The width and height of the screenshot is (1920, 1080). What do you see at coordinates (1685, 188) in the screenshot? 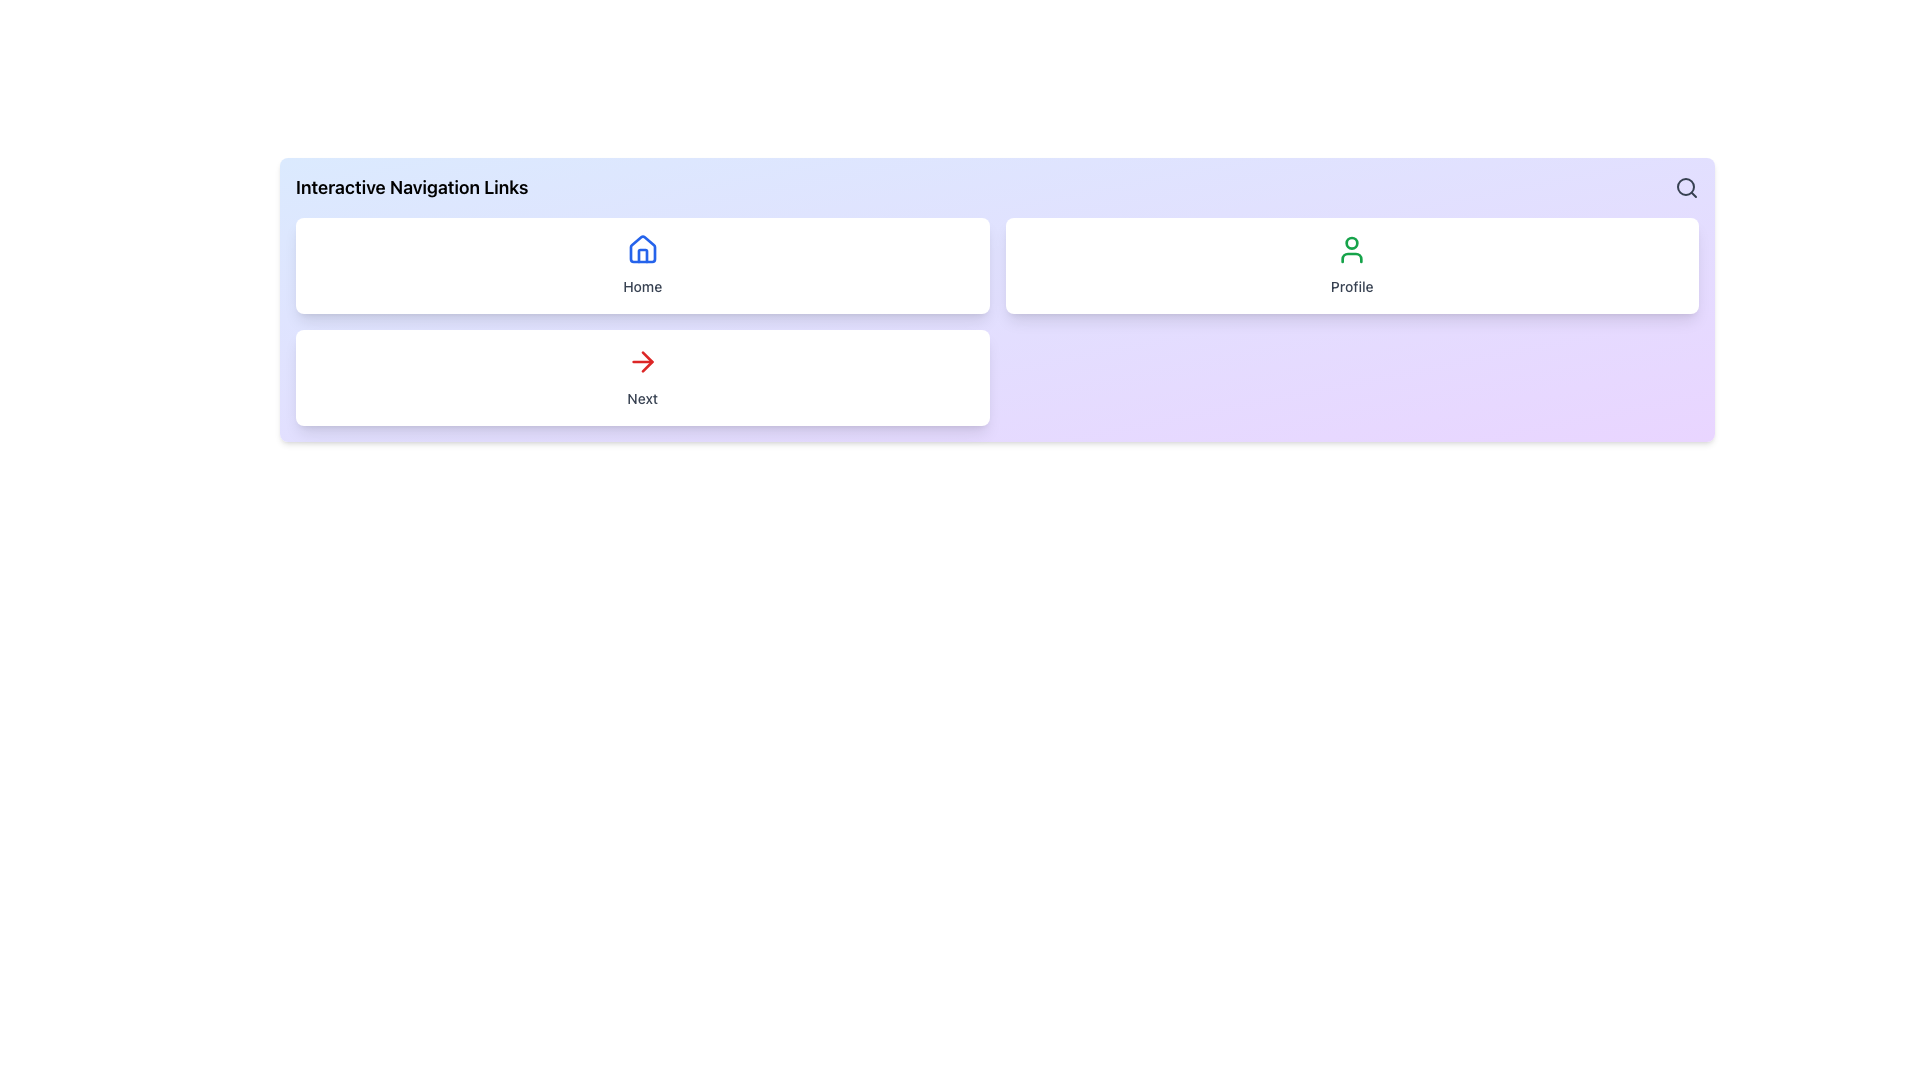
I see `the magnifying glass icon button located on the far-right edge of the 'Interactive Navigation Links' row to initiate a search` at bounding box center [1685, 188].